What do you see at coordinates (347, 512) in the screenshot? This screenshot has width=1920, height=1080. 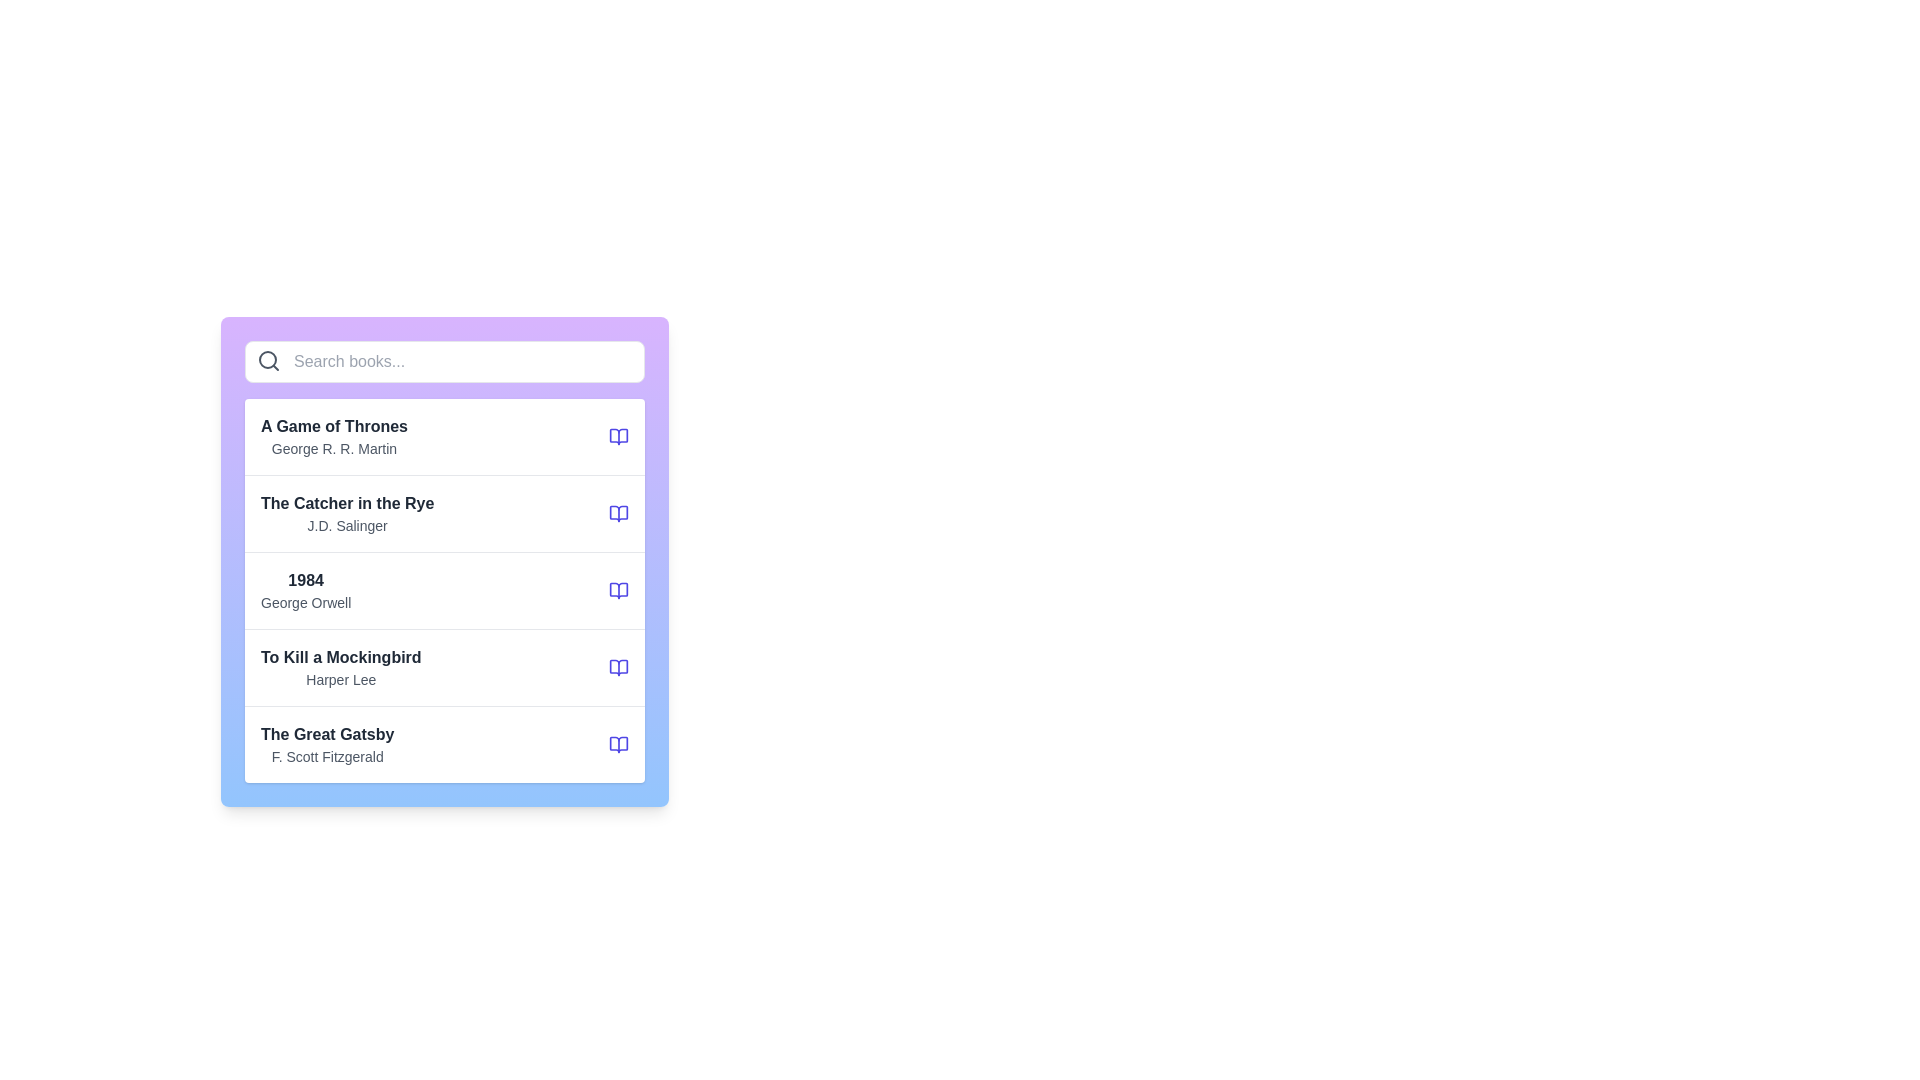 I see `the text-based entry for the book located in the second row of the sidebar, specifically below 'A Game of Thrones' and above '1984'` at bounding box center [347, 512].